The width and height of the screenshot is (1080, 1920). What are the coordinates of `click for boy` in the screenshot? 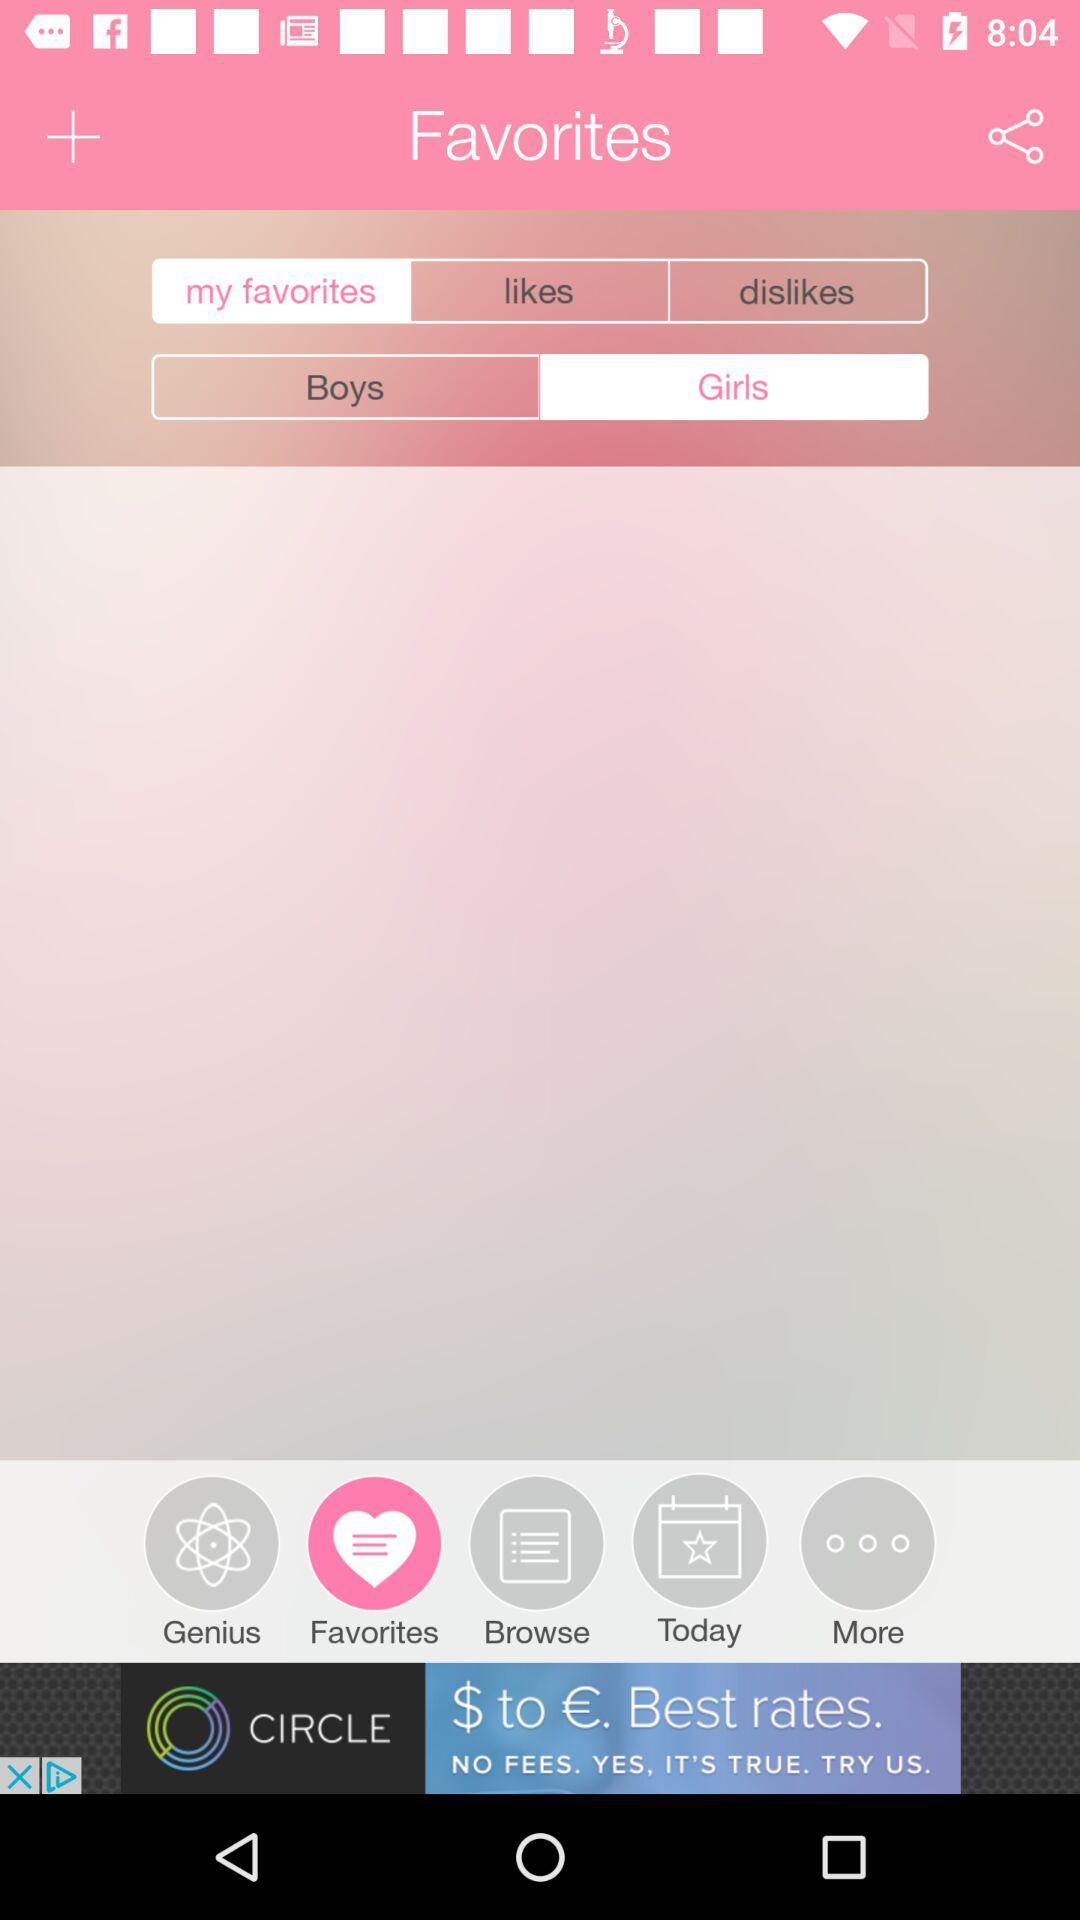 It's located at (344, 387).